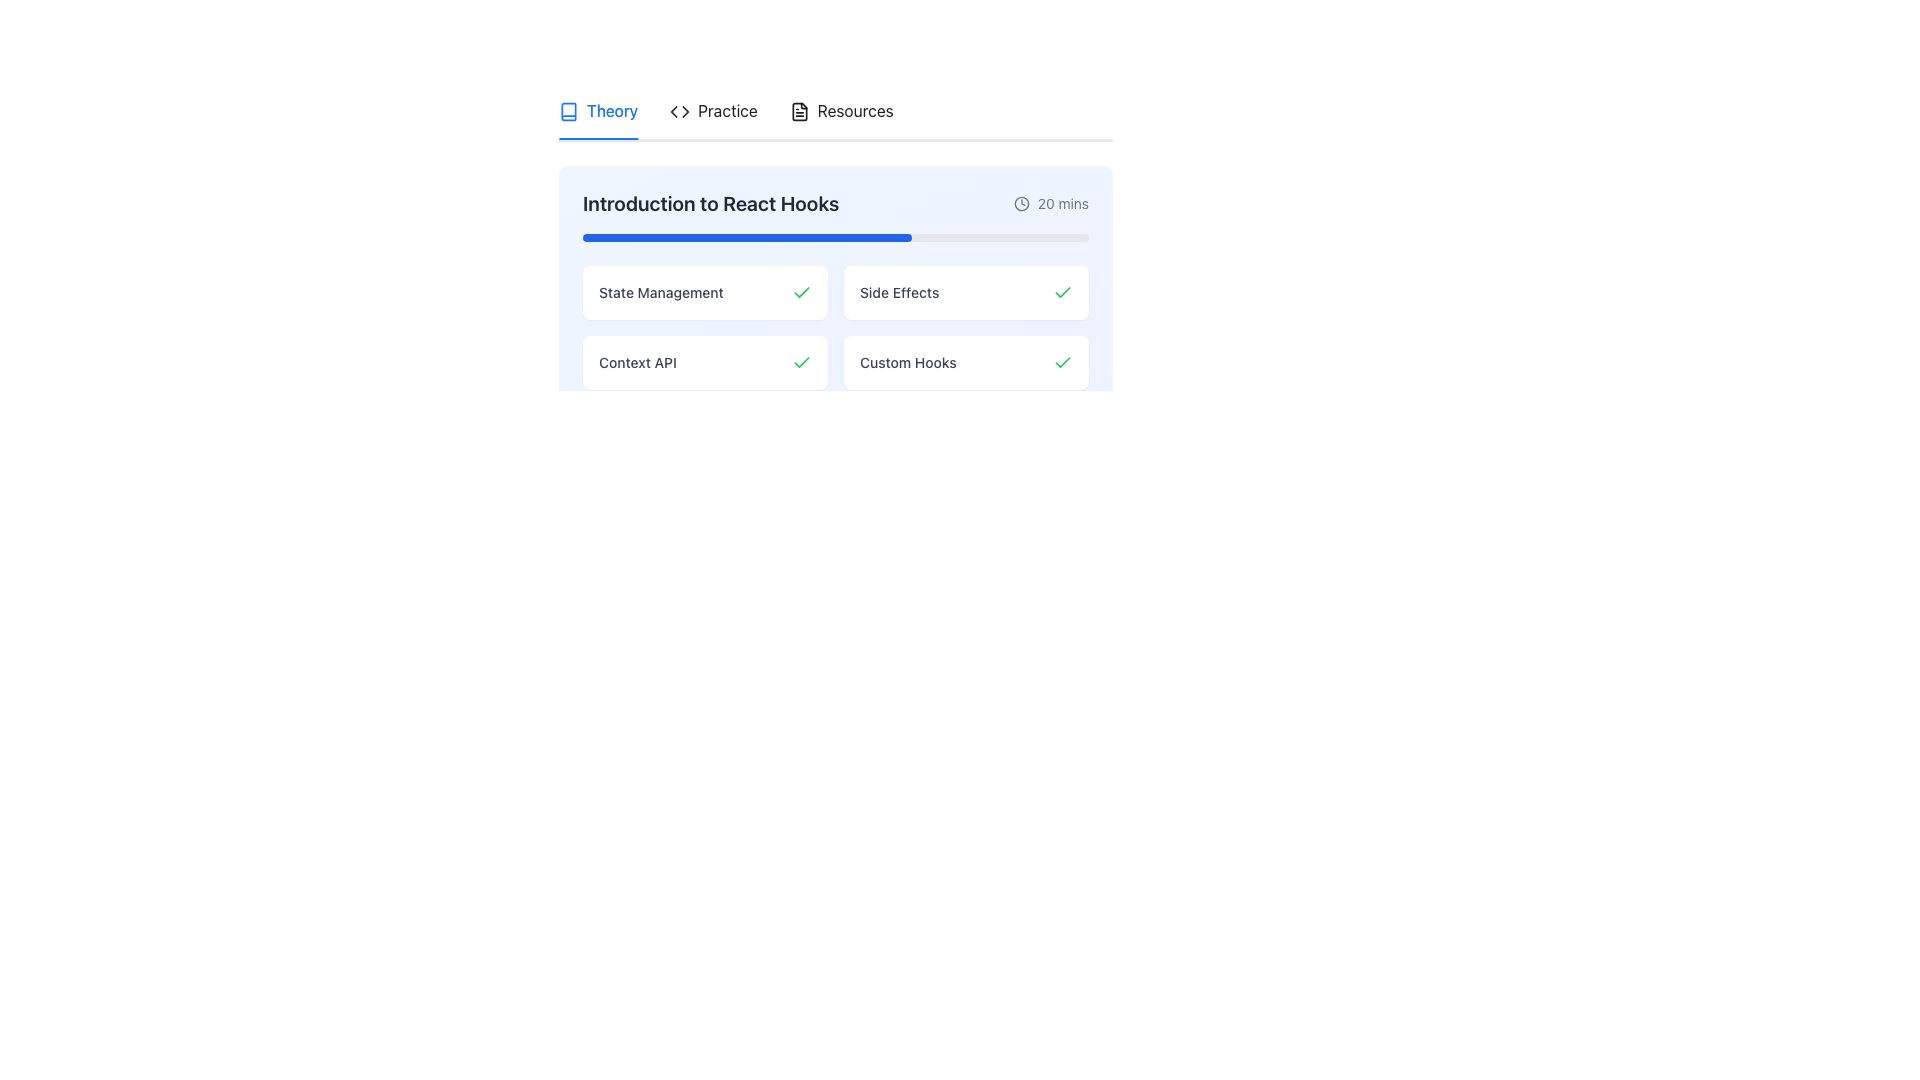 The width and height of the screenshot is (1920, 1080). I want to click on the compact green outlined checkmark icon located at the right edge of the 'Custom Hooks' list item, so click(1061, 362).